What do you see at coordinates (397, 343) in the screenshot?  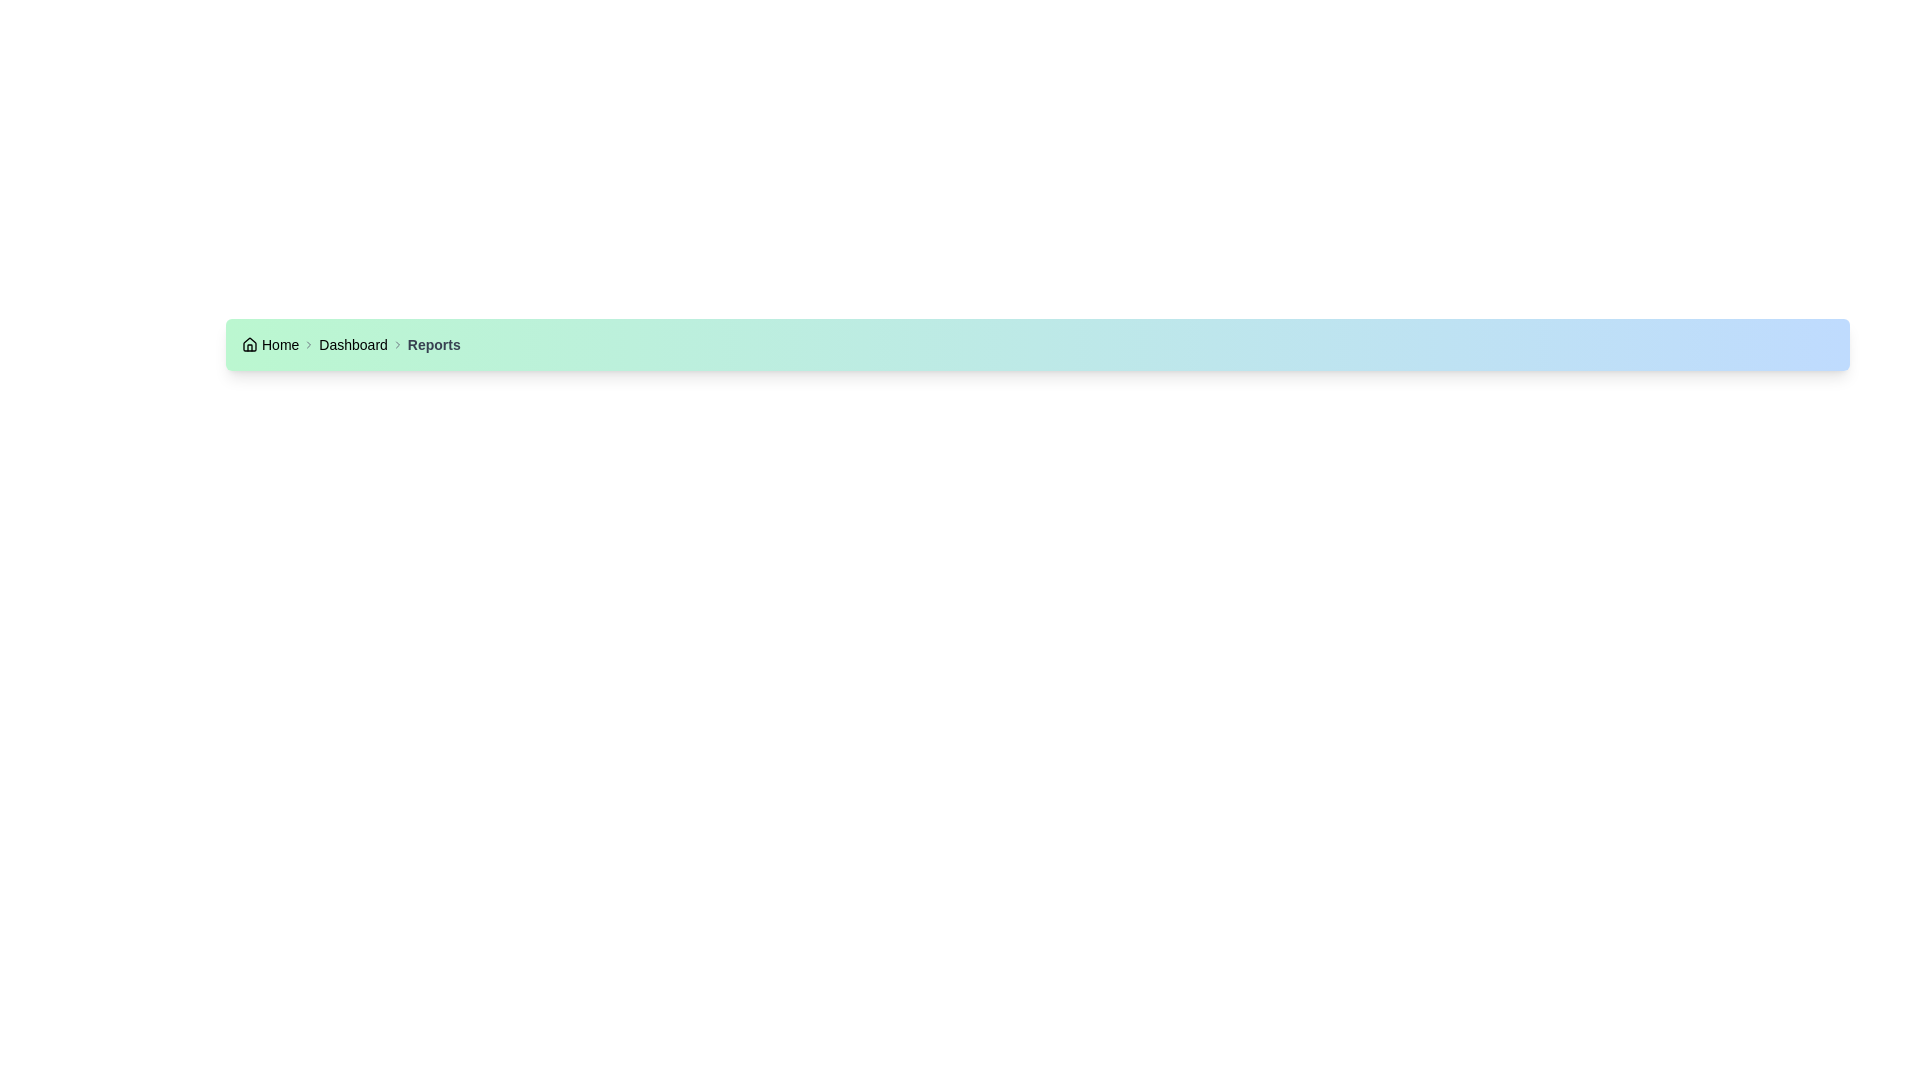 I see `the separator icon in the breadcrumb navigation that visually indicates the relationship between 'Dashboard' and 'Reports'` at bounding box center [397, 343].